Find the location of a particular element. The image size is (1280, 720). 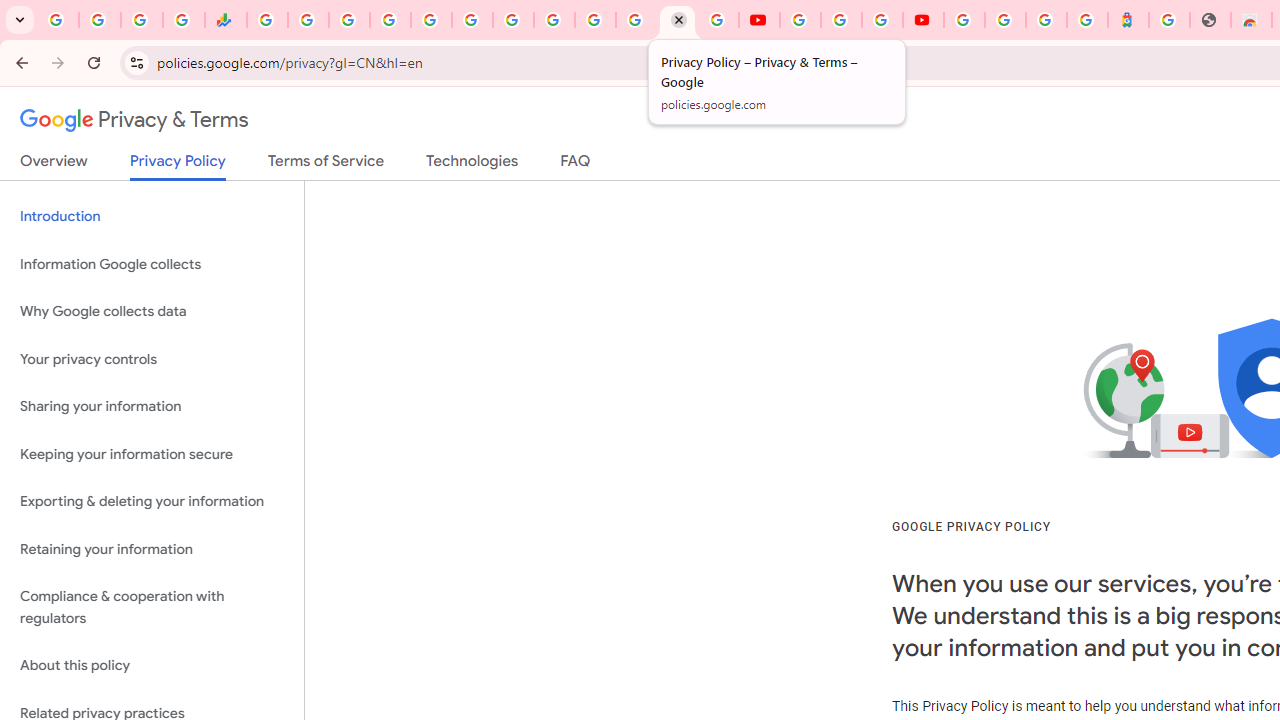

'Introduction' is located at coordinates (151, 217).